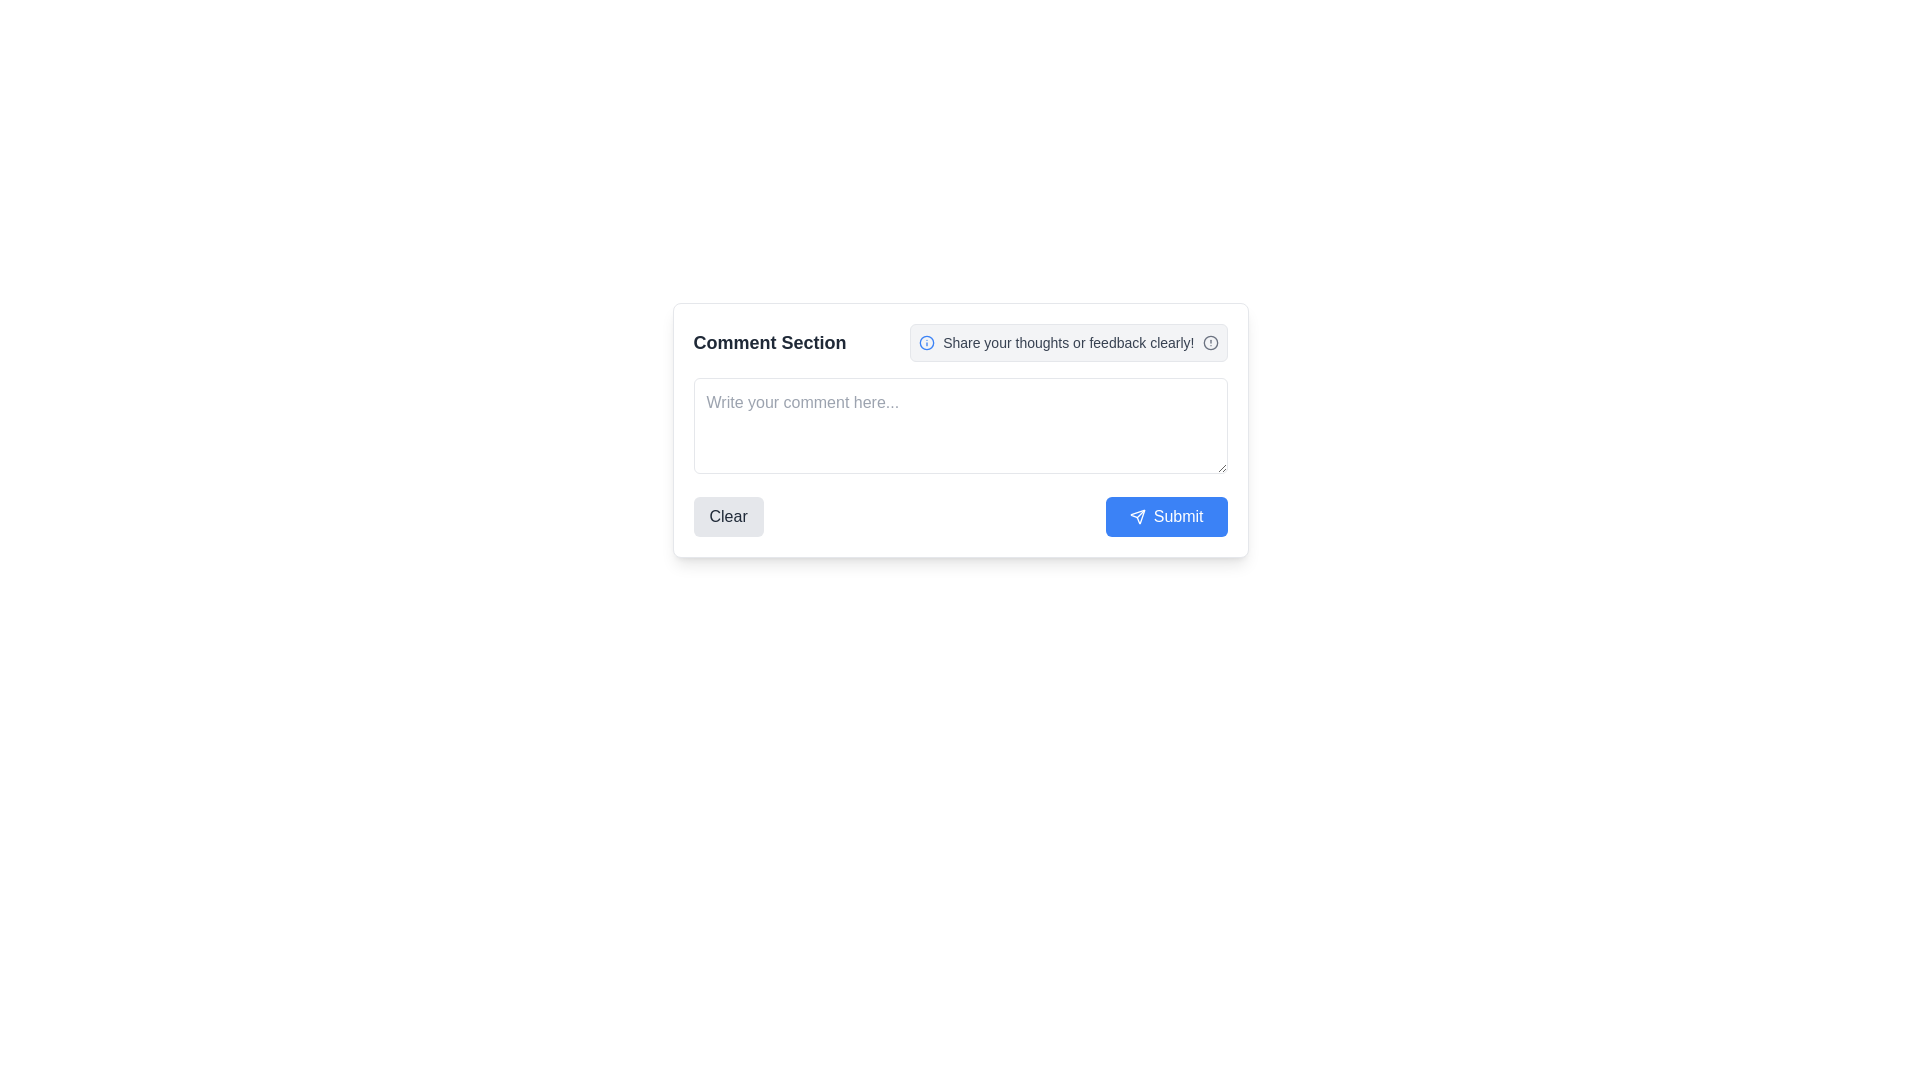 The width and height of the screenshot is (1920, 1080). Describe the element at coordinates (926, 342) in the screenshot. I see `the decorative SVG circle within the information icon located to the right of the 'Comment Section' title` at that location.